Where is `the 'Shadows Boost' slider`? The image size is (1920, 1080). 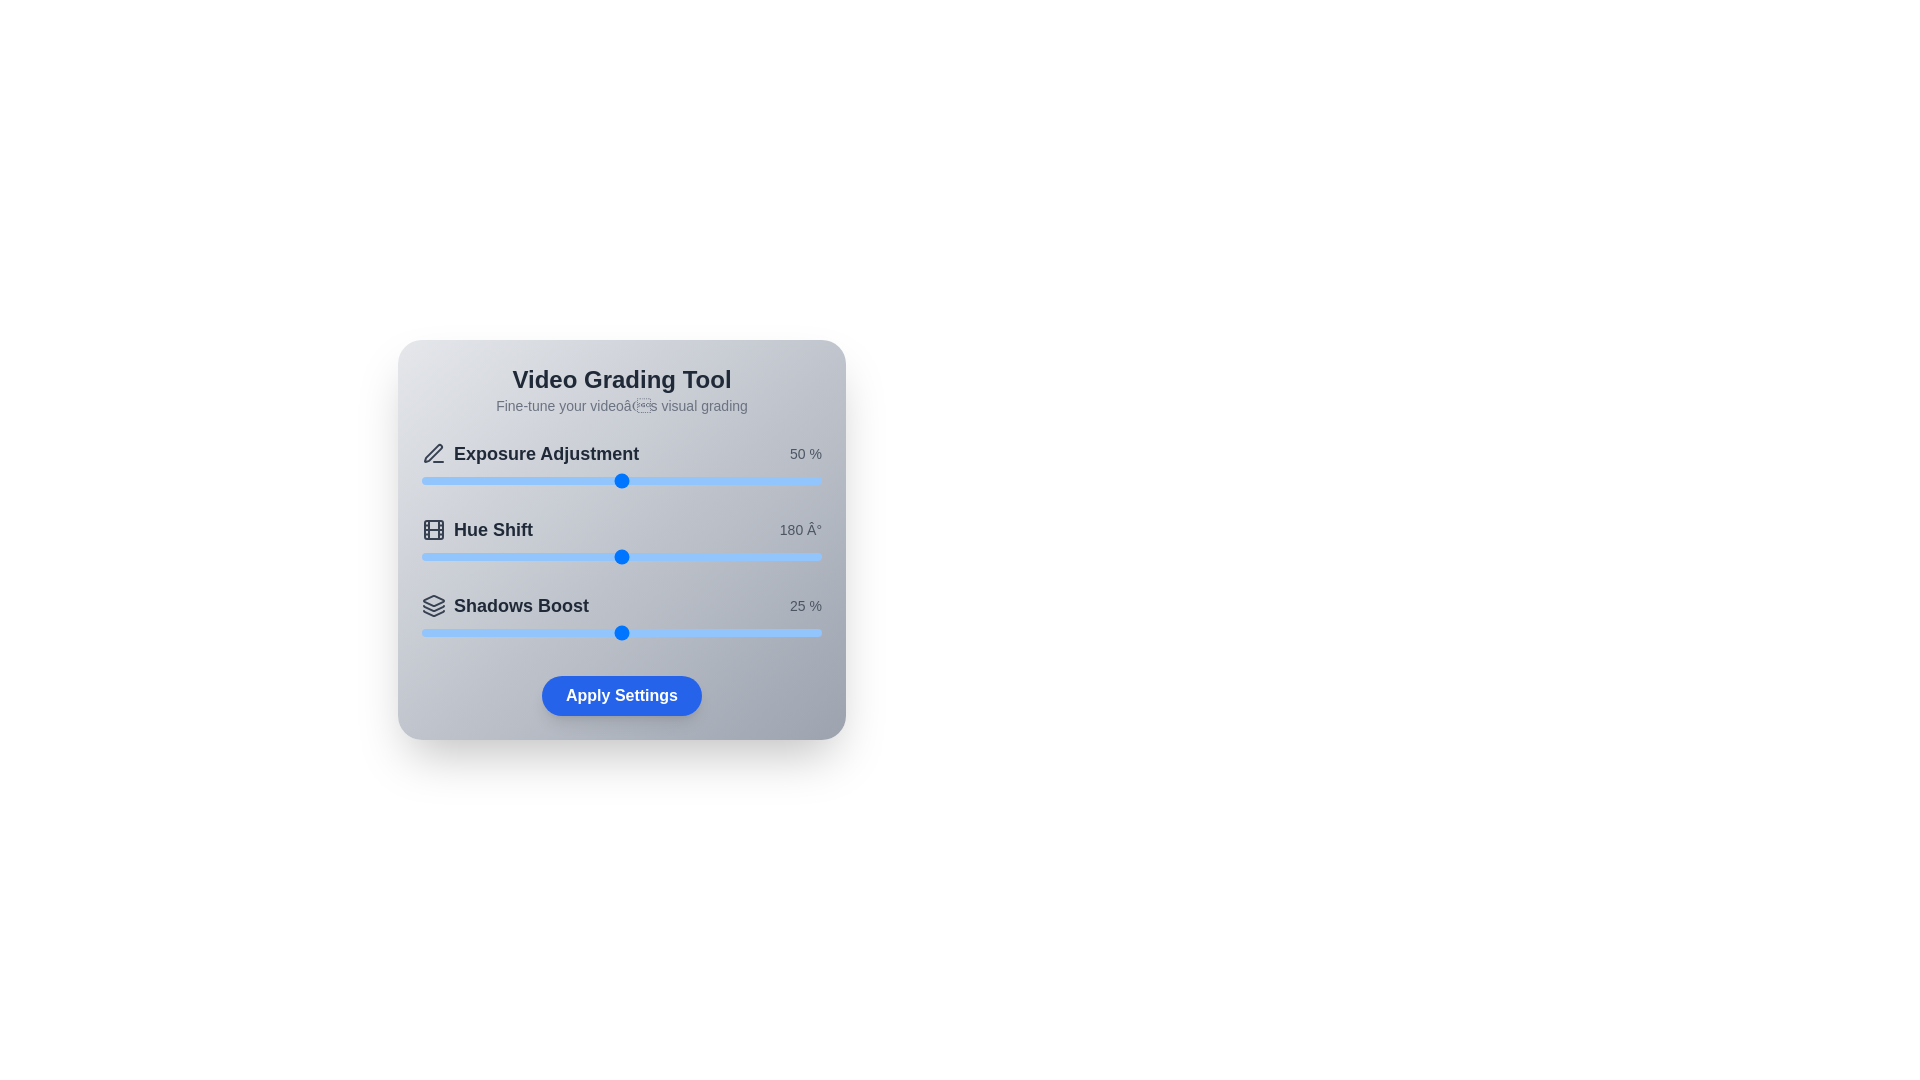 the 'Shadows Boost' slider is located at coordinates (613, 632).